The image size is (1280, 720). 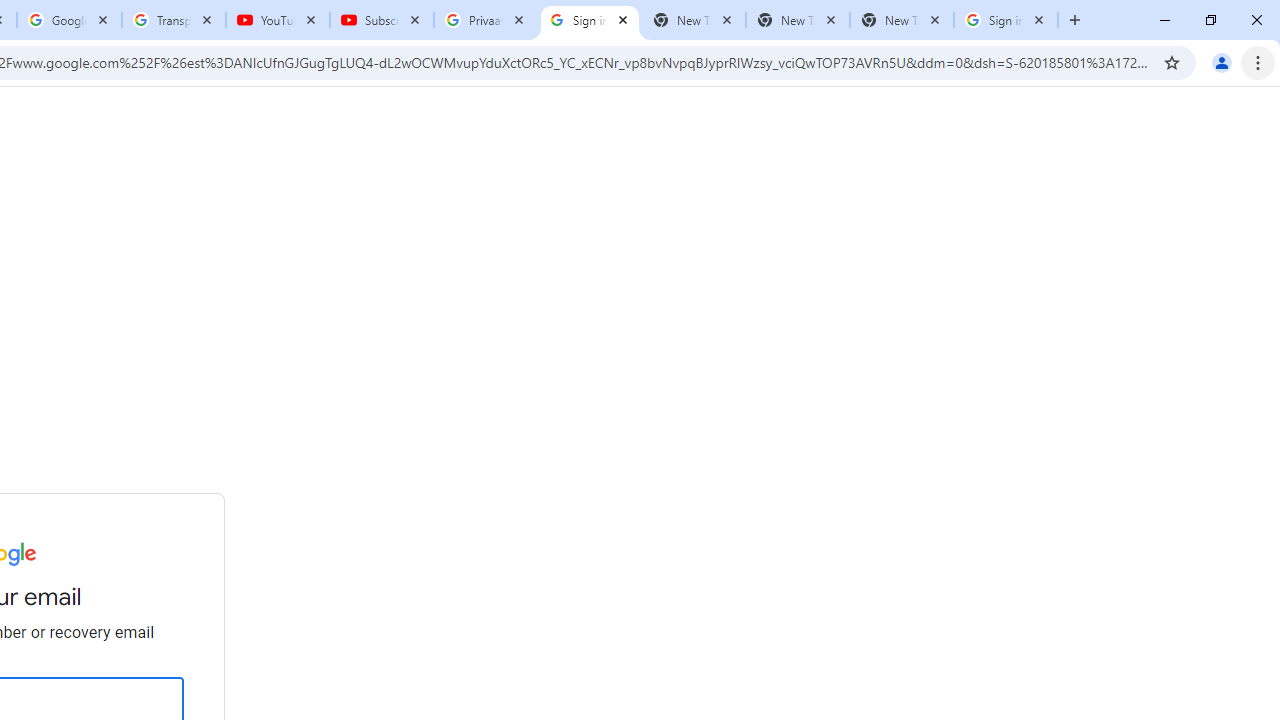 I want to click on 'New Tab', so click(x=900, y=20).